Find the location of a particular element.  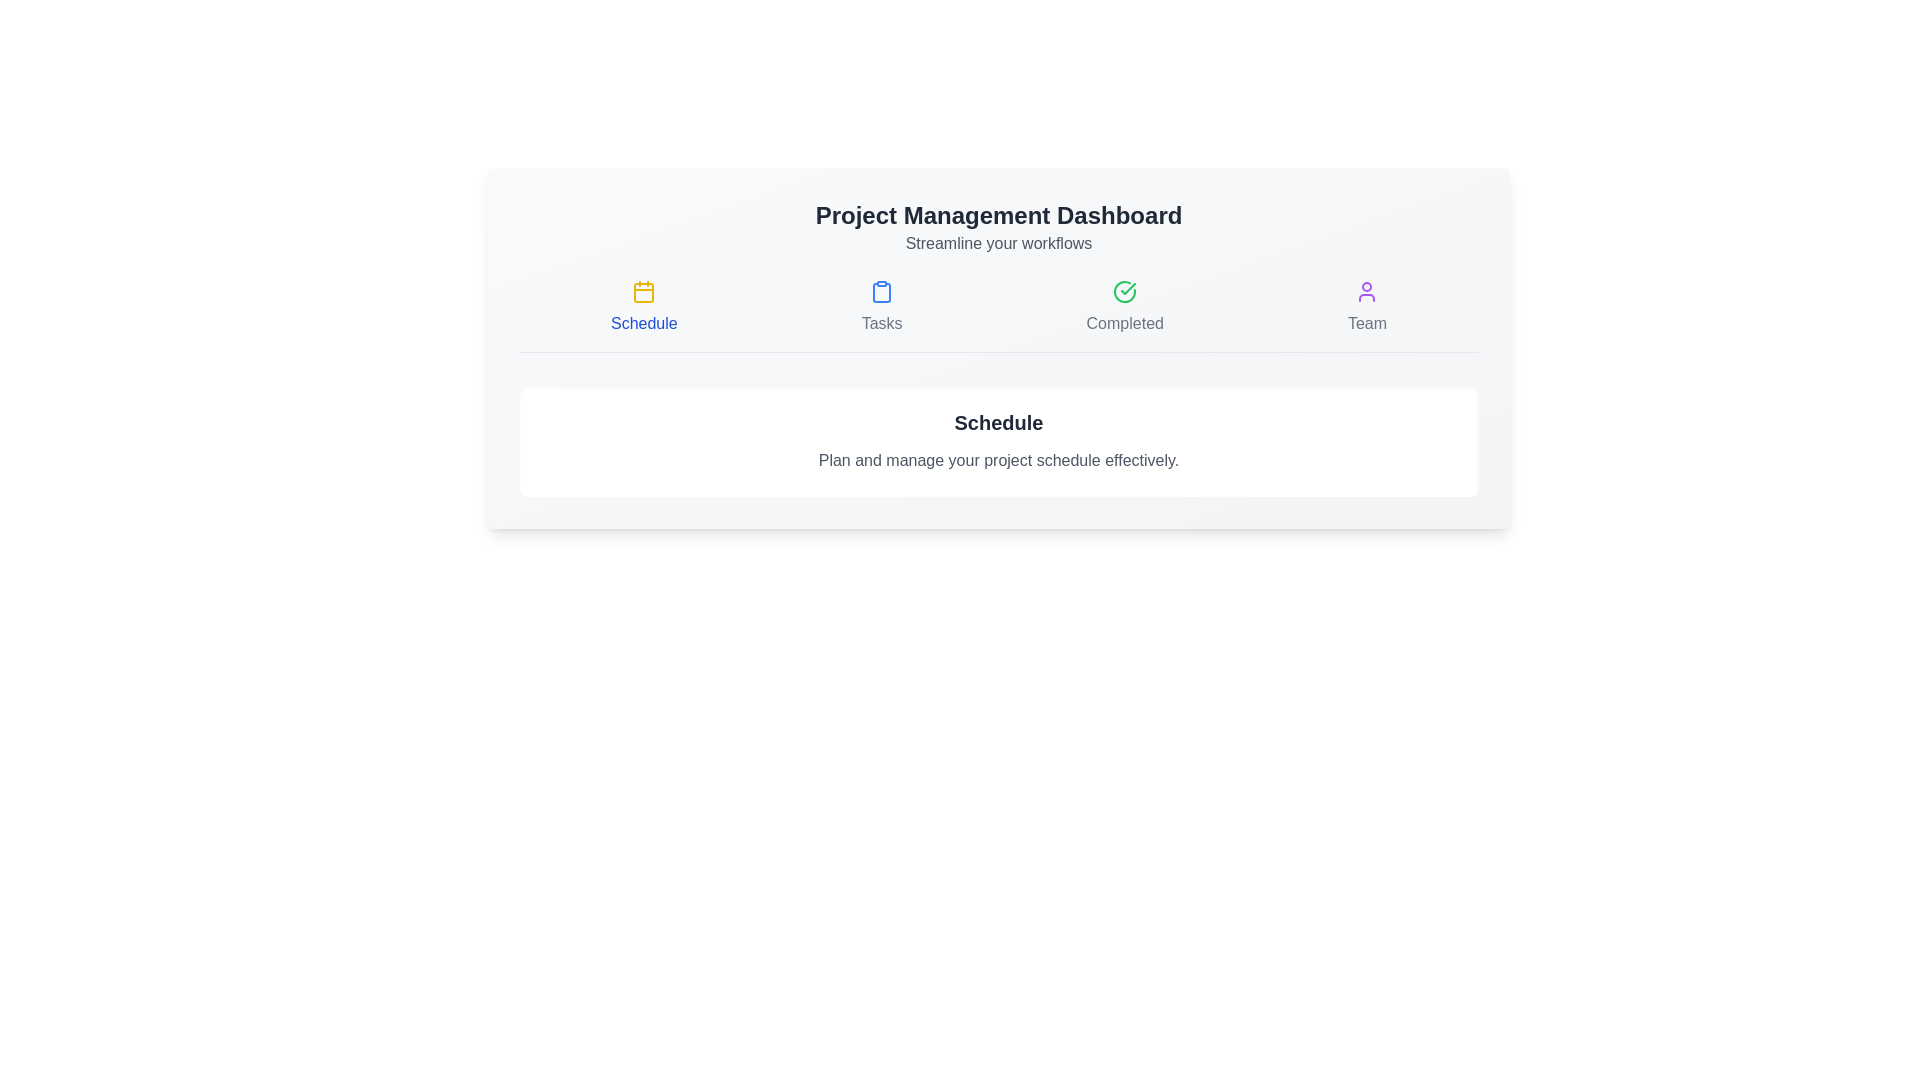

the tab named Tasks is located at coordinates (881, 308).